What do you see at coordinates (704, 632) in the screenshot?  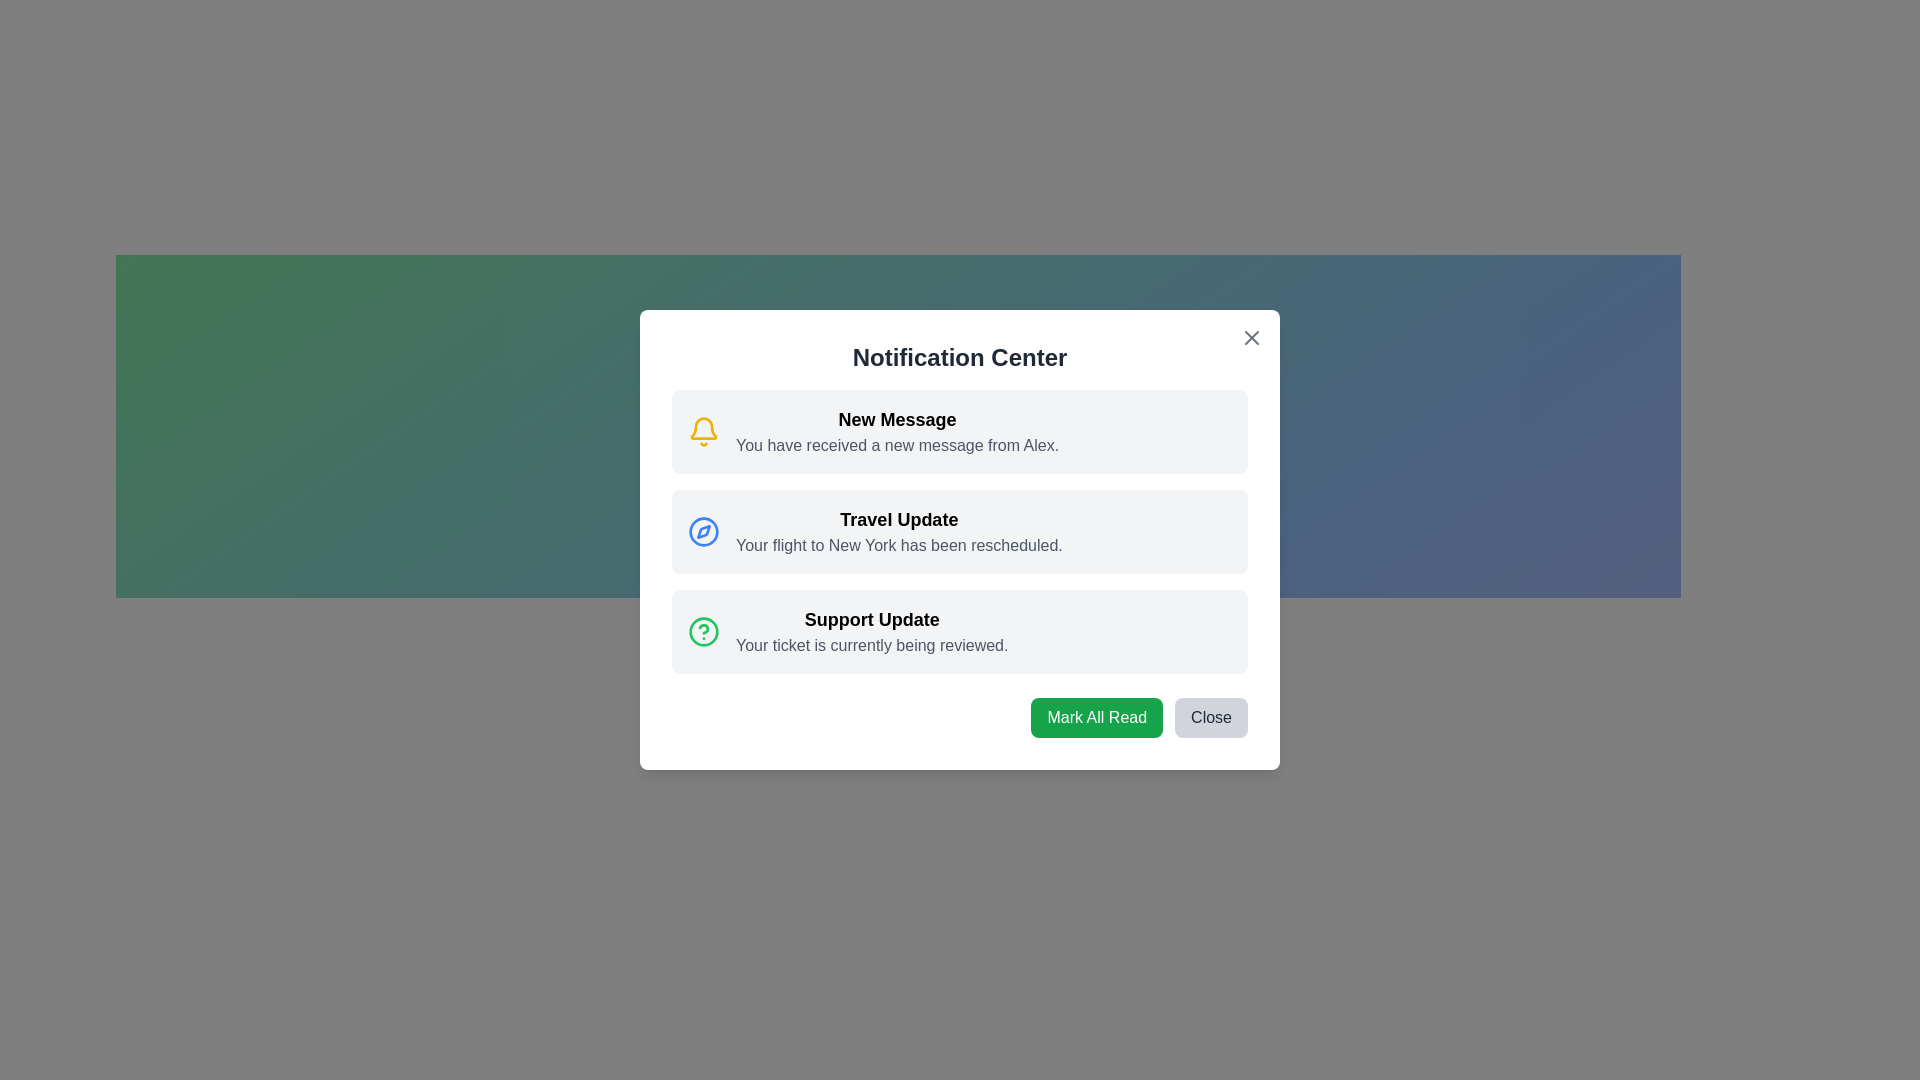 I see `the Decorative icon that indicates the 'Support Update' section, which is located to the far left within the third informational section below the 'Support Update' title` at bounding box center [704, 632].